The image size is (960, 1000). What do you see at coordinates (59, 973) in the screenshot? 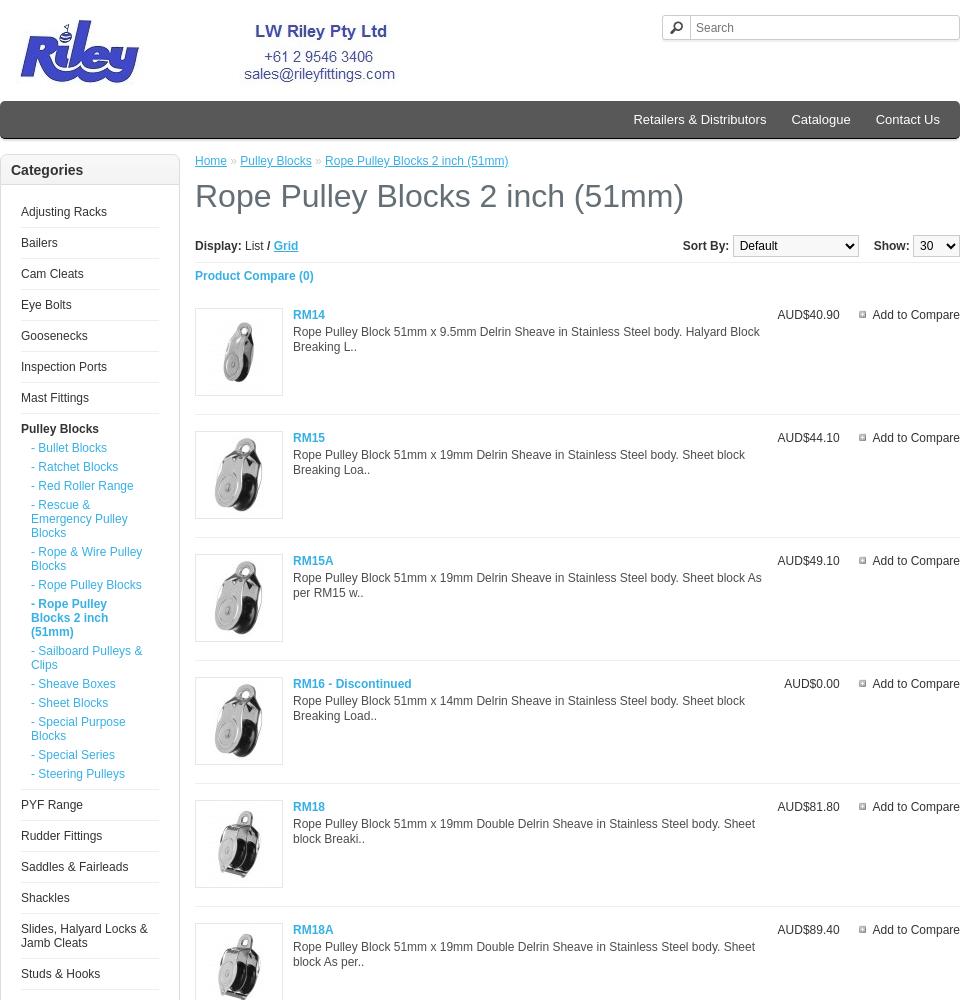
I see `'Studs & Hooks'` at bounding box center [59, 973].